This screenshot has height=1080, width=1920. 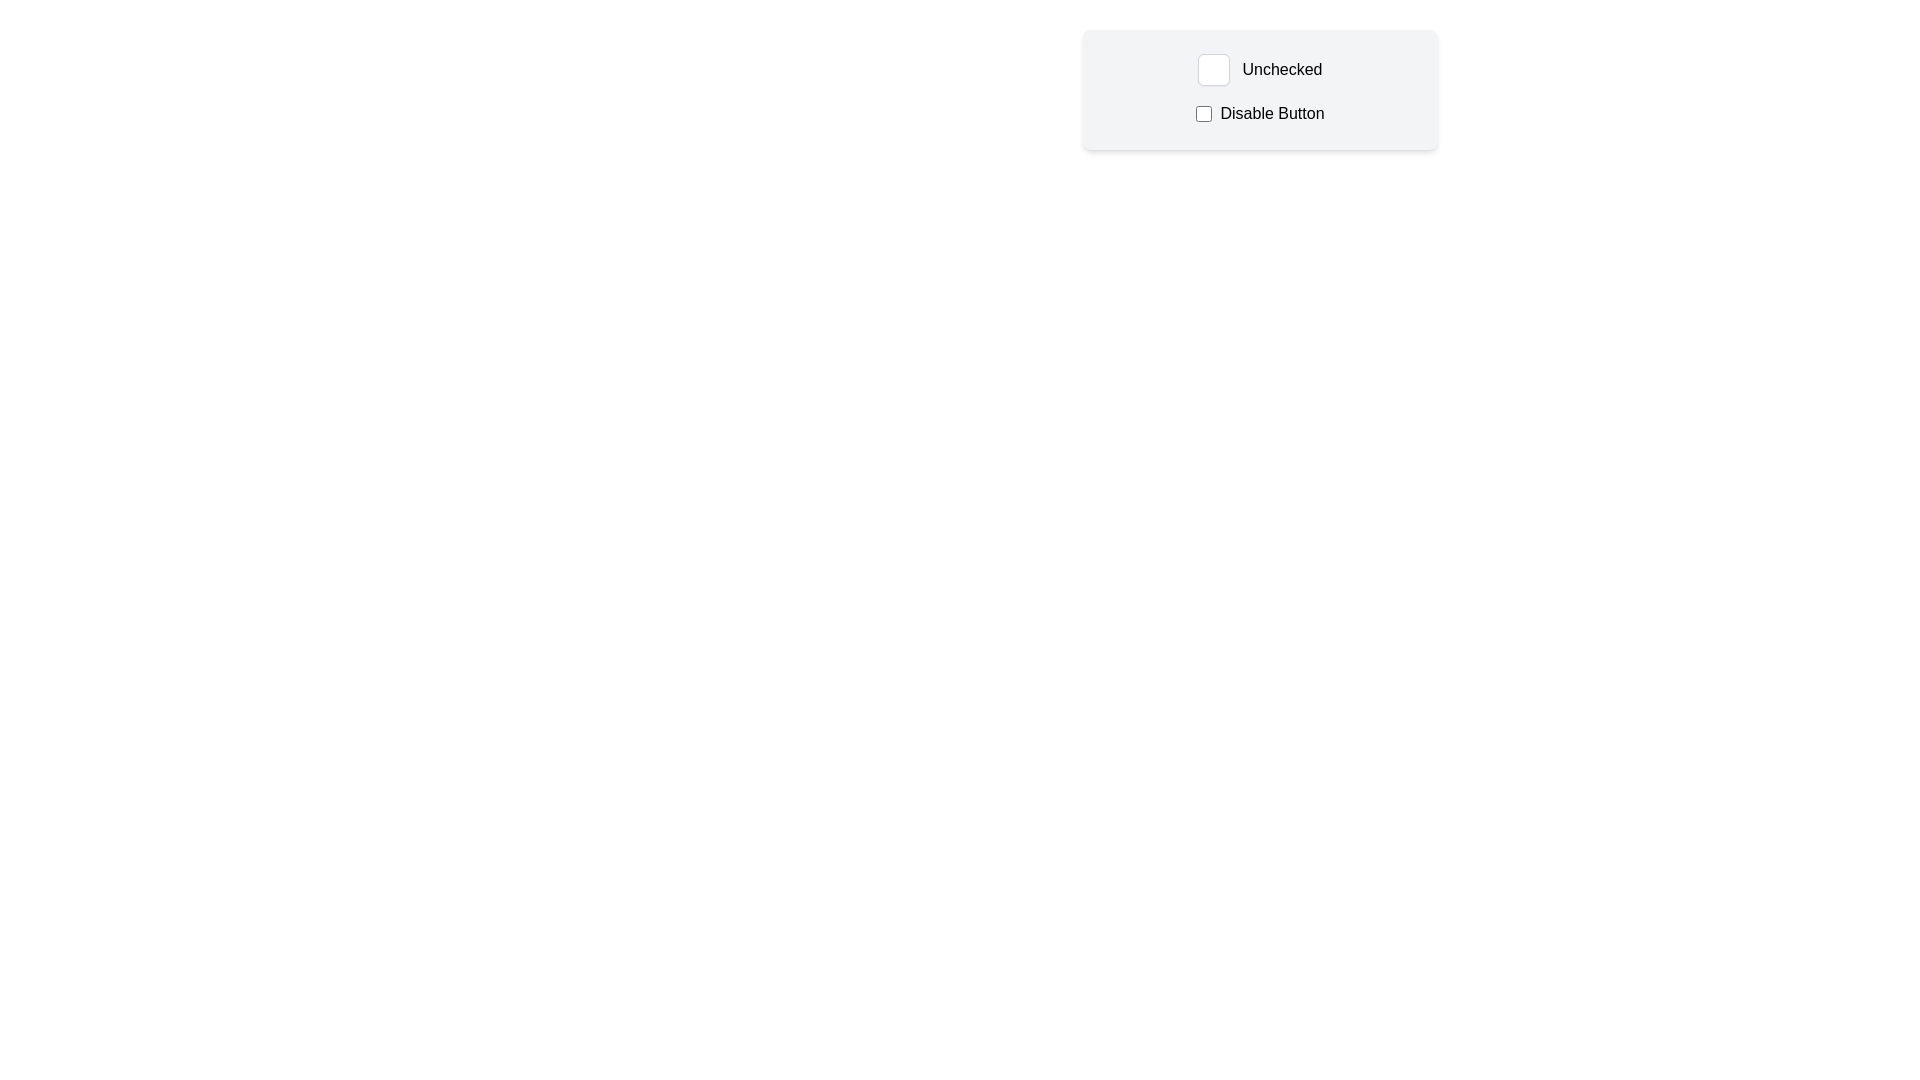 I want to click on label text associated with the checkbox located in the bottom-right corner of the light gray box, below the 'Unchecked' label, so click(x=1259, y=114).